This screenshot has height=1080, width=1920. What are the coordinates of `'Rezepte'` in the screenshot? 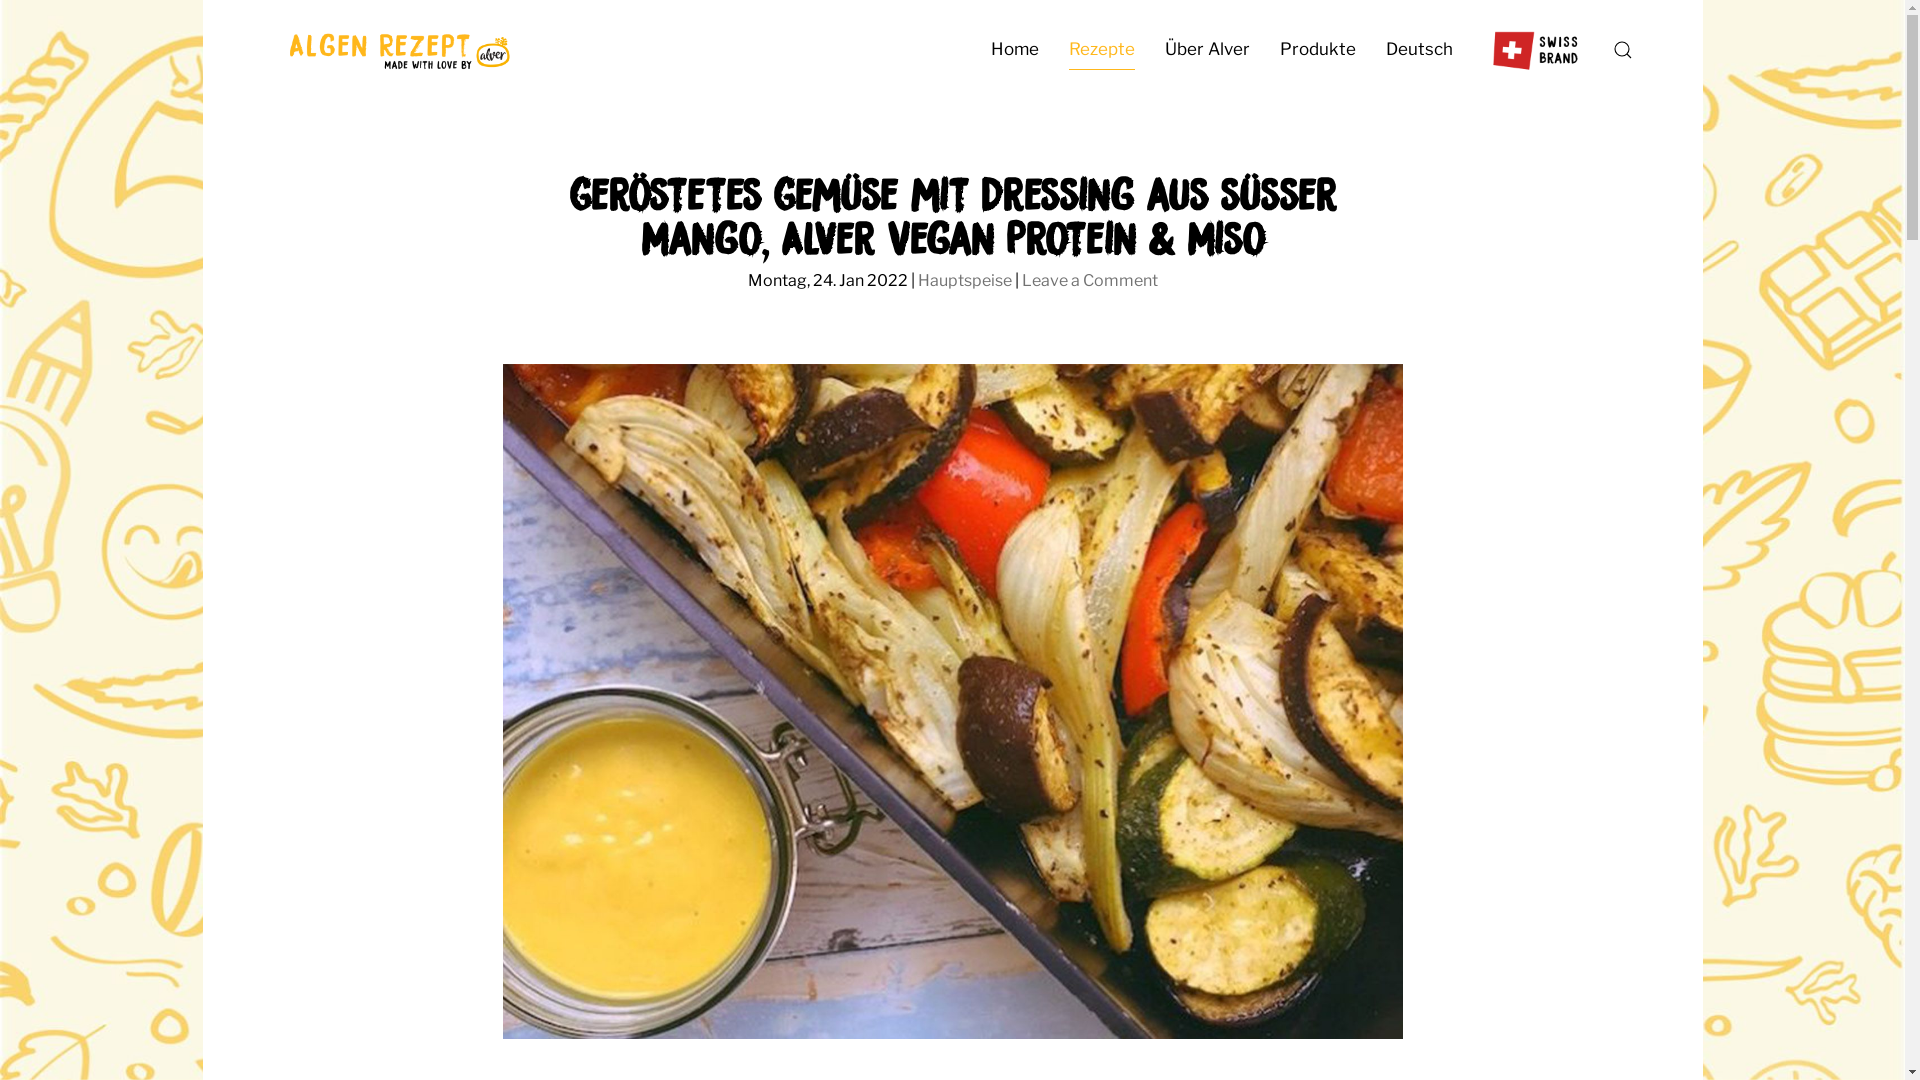 It's located at (1101, 49).